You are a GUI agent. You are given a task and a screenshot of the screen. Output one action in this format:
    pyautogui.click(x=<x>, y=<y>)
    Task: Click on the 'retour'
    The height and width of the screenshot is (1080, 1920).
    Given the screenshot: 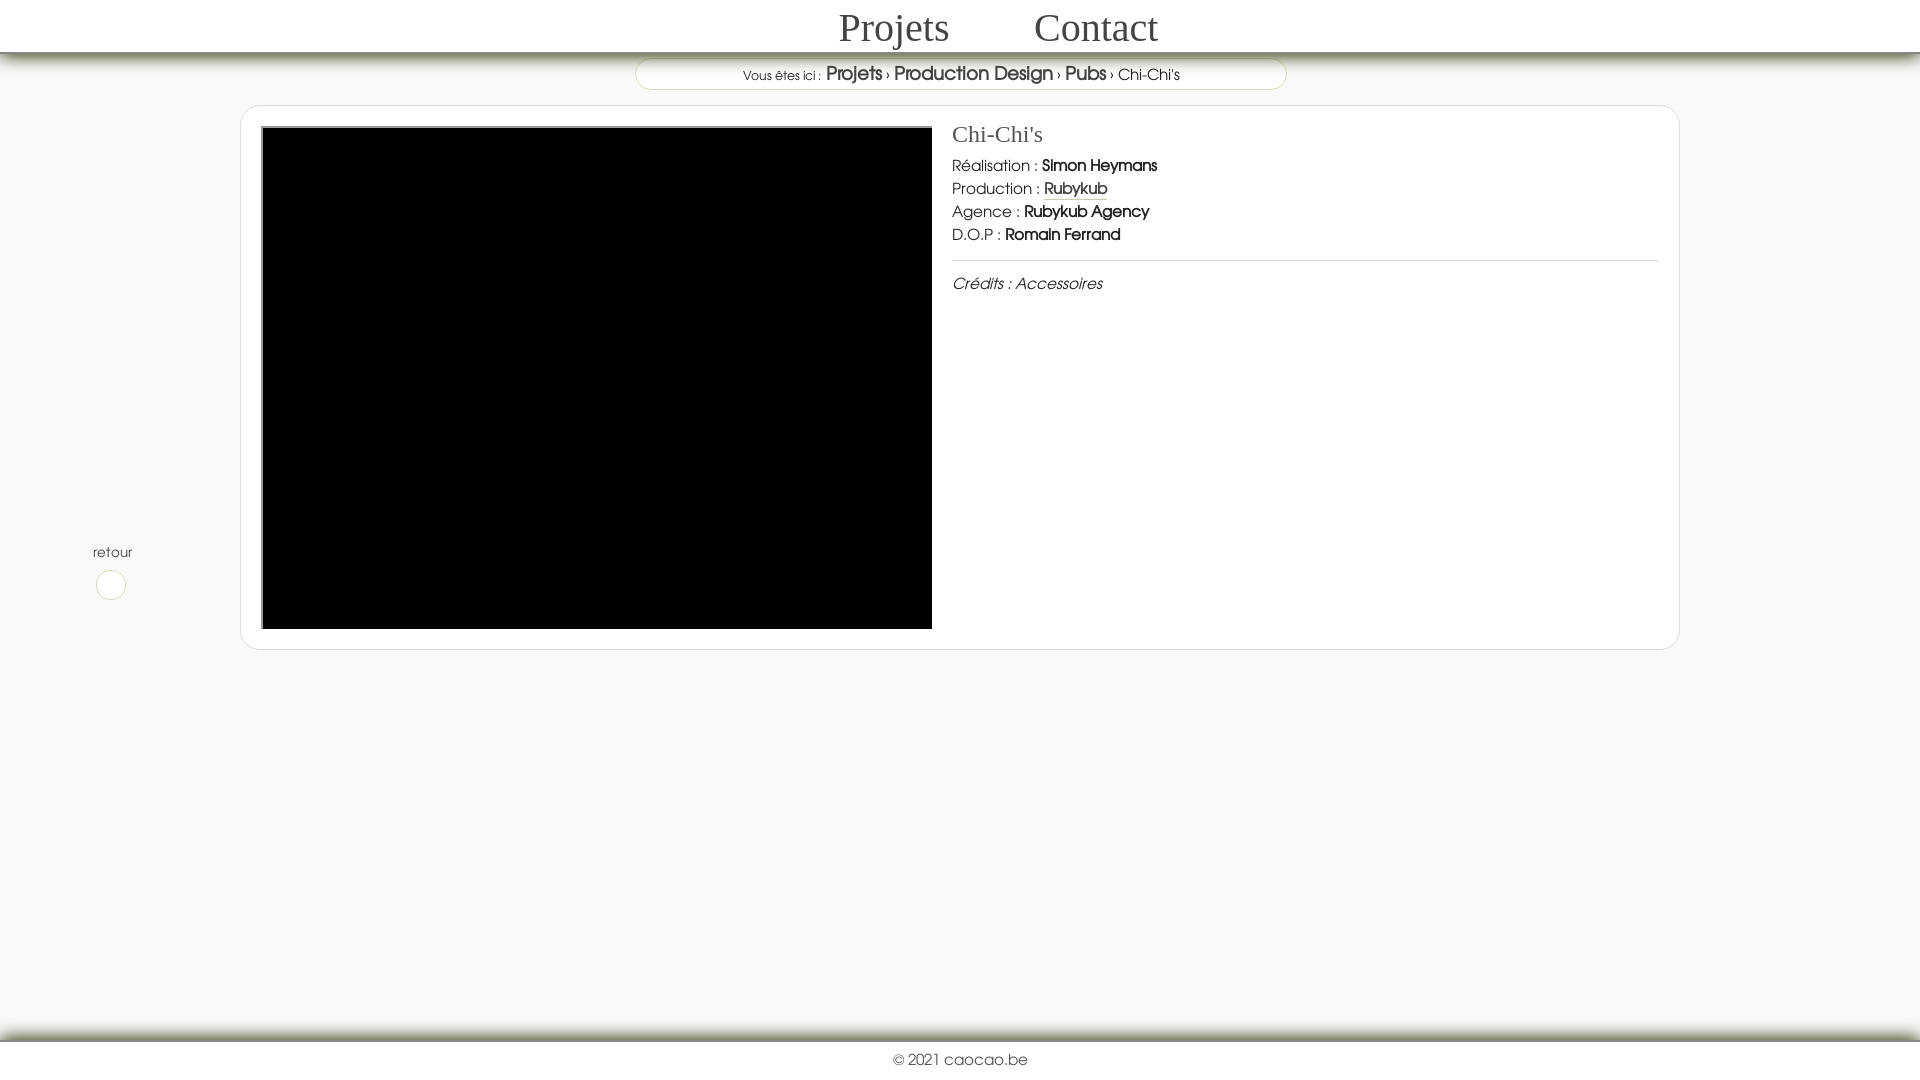 What is the action you would take?
    pyautogui.click(x=109, y=570)
    